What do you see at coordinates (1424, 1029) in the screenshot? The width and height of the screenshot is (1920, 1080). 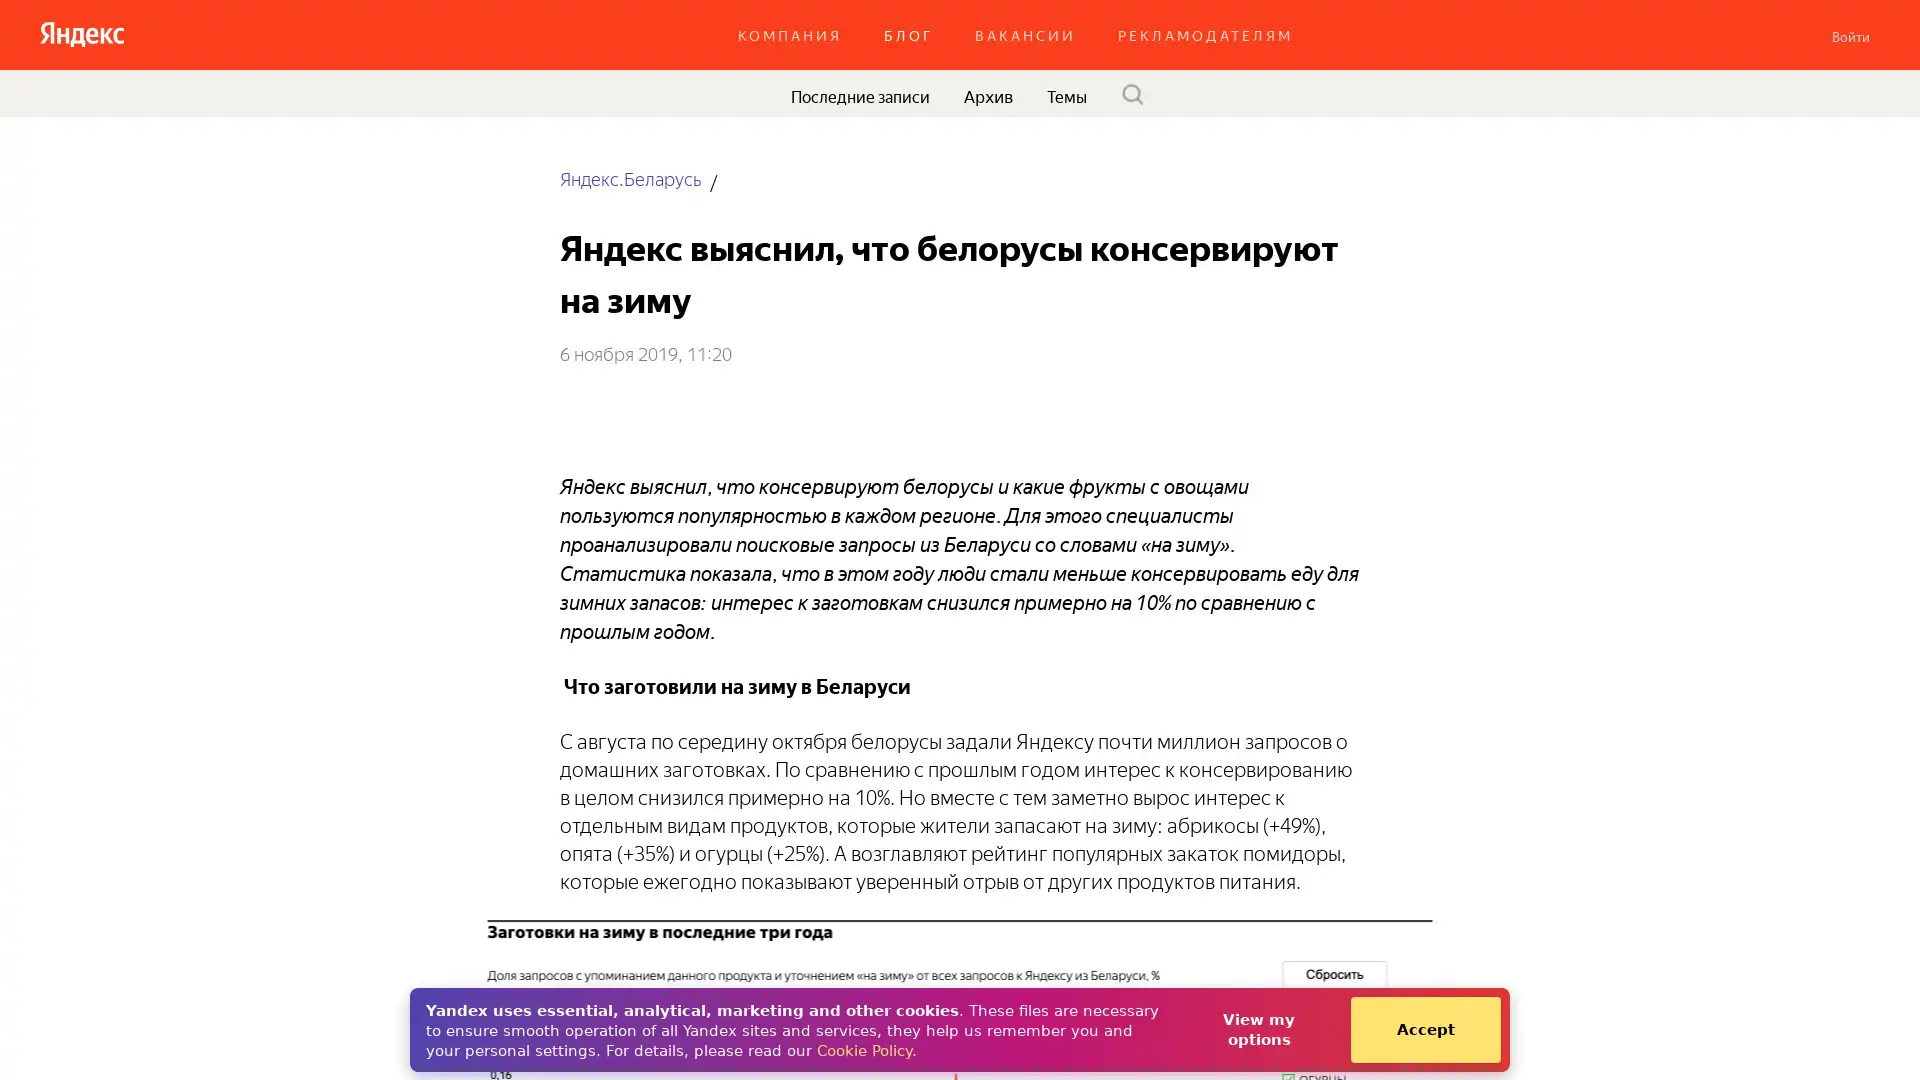 I see `Accept` at bounding box center [1424, 1029].